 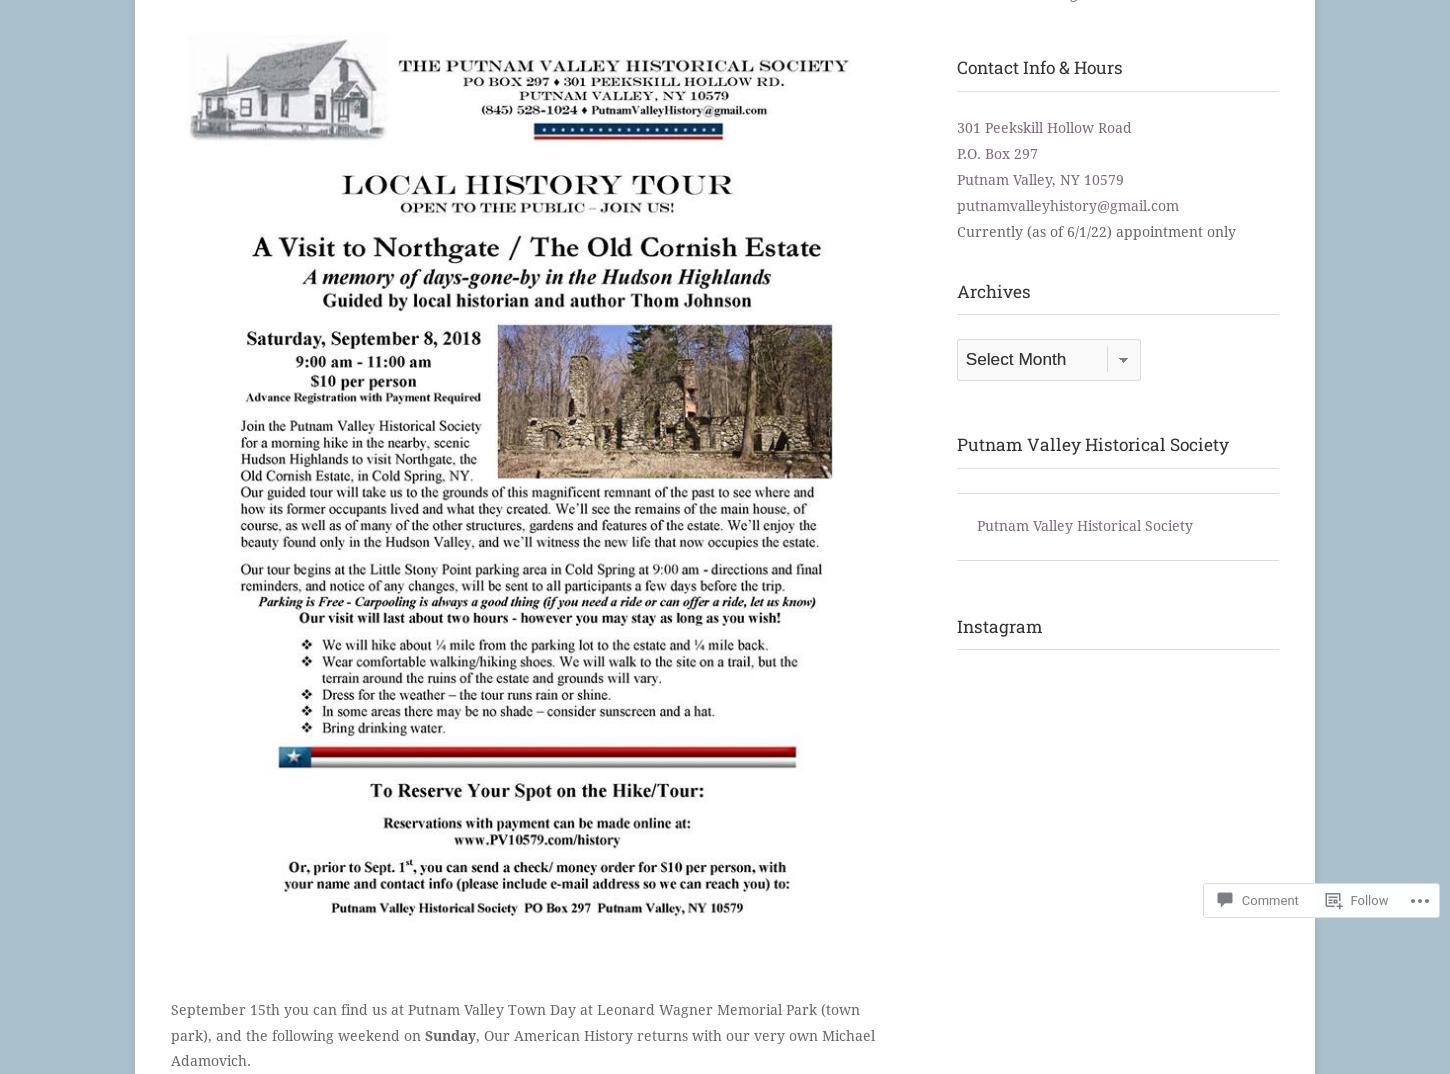 What do you see at coordinates (1039, 179) in the screenshot?
I see `'Putnam Valley, NY 10579'` at bounding box center [1039, 179].